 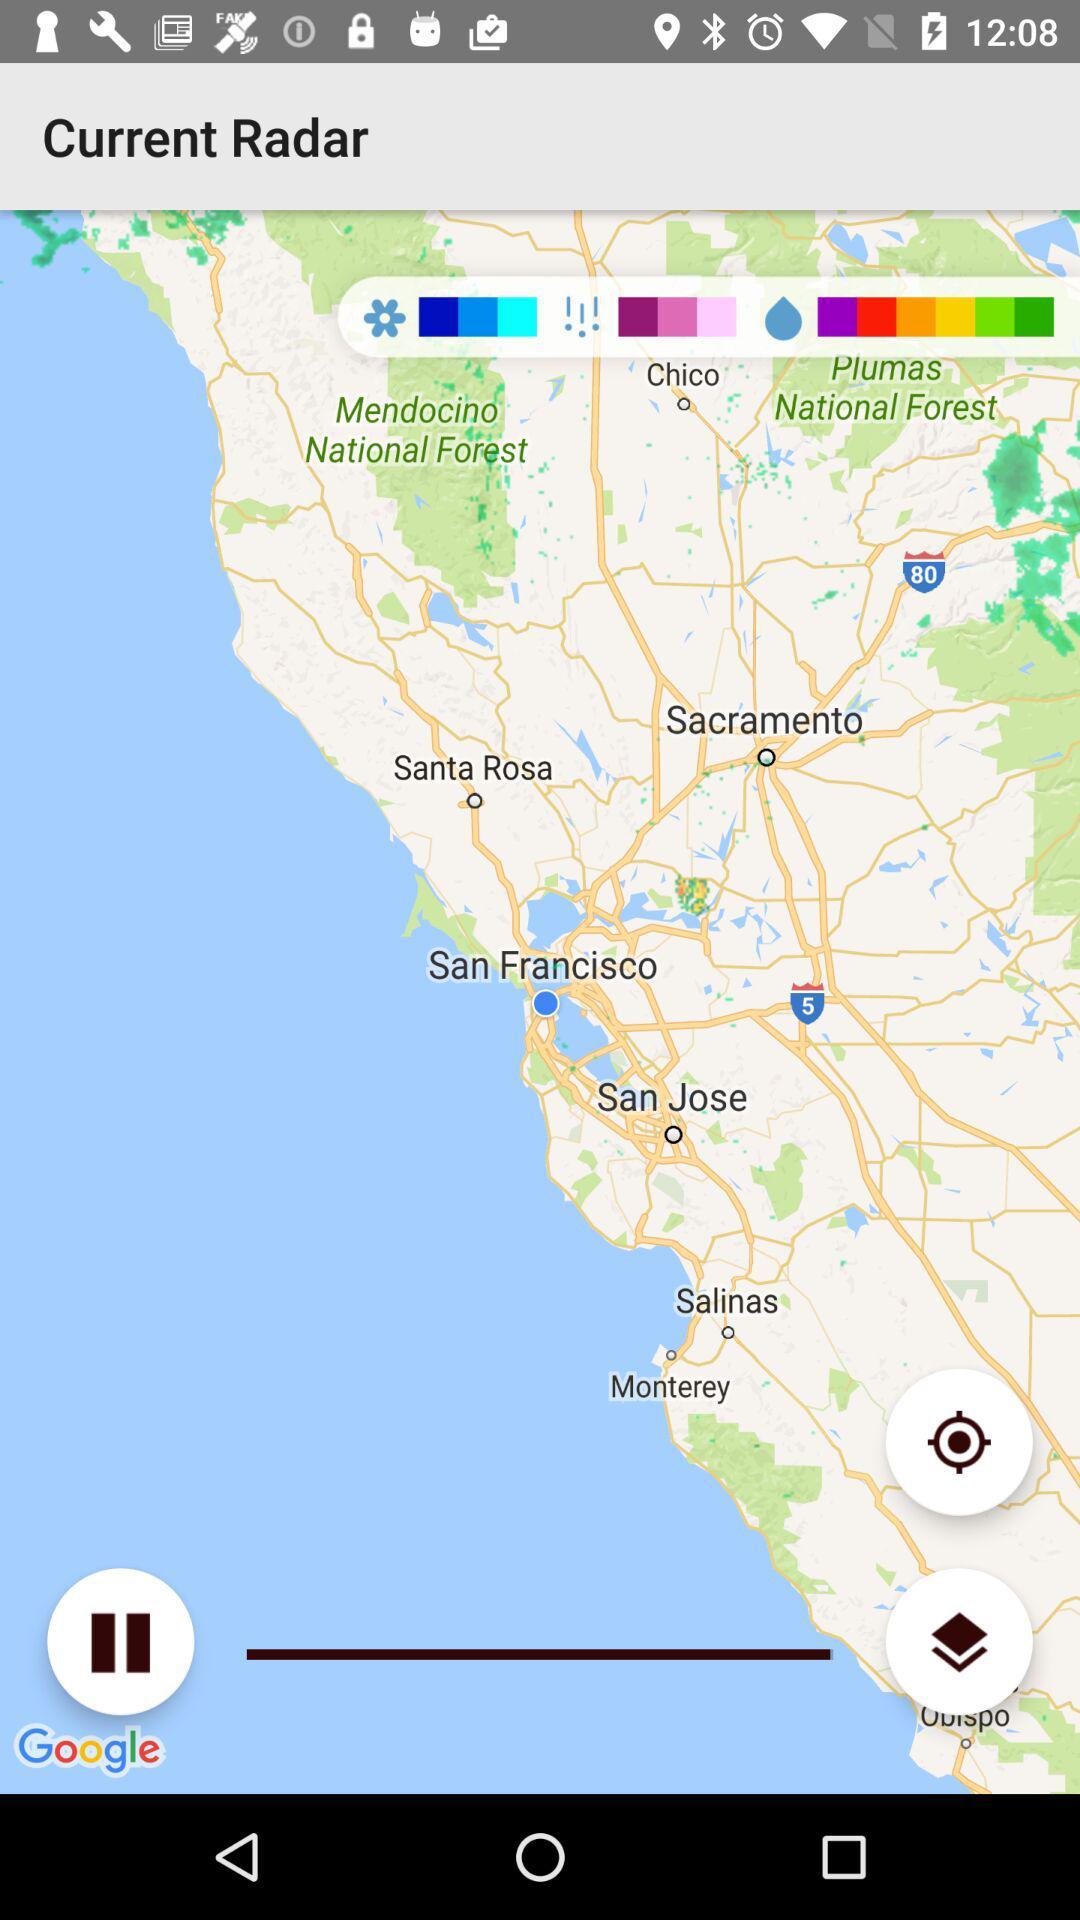 I want to click on change map type, so click(x=958, y=1641).